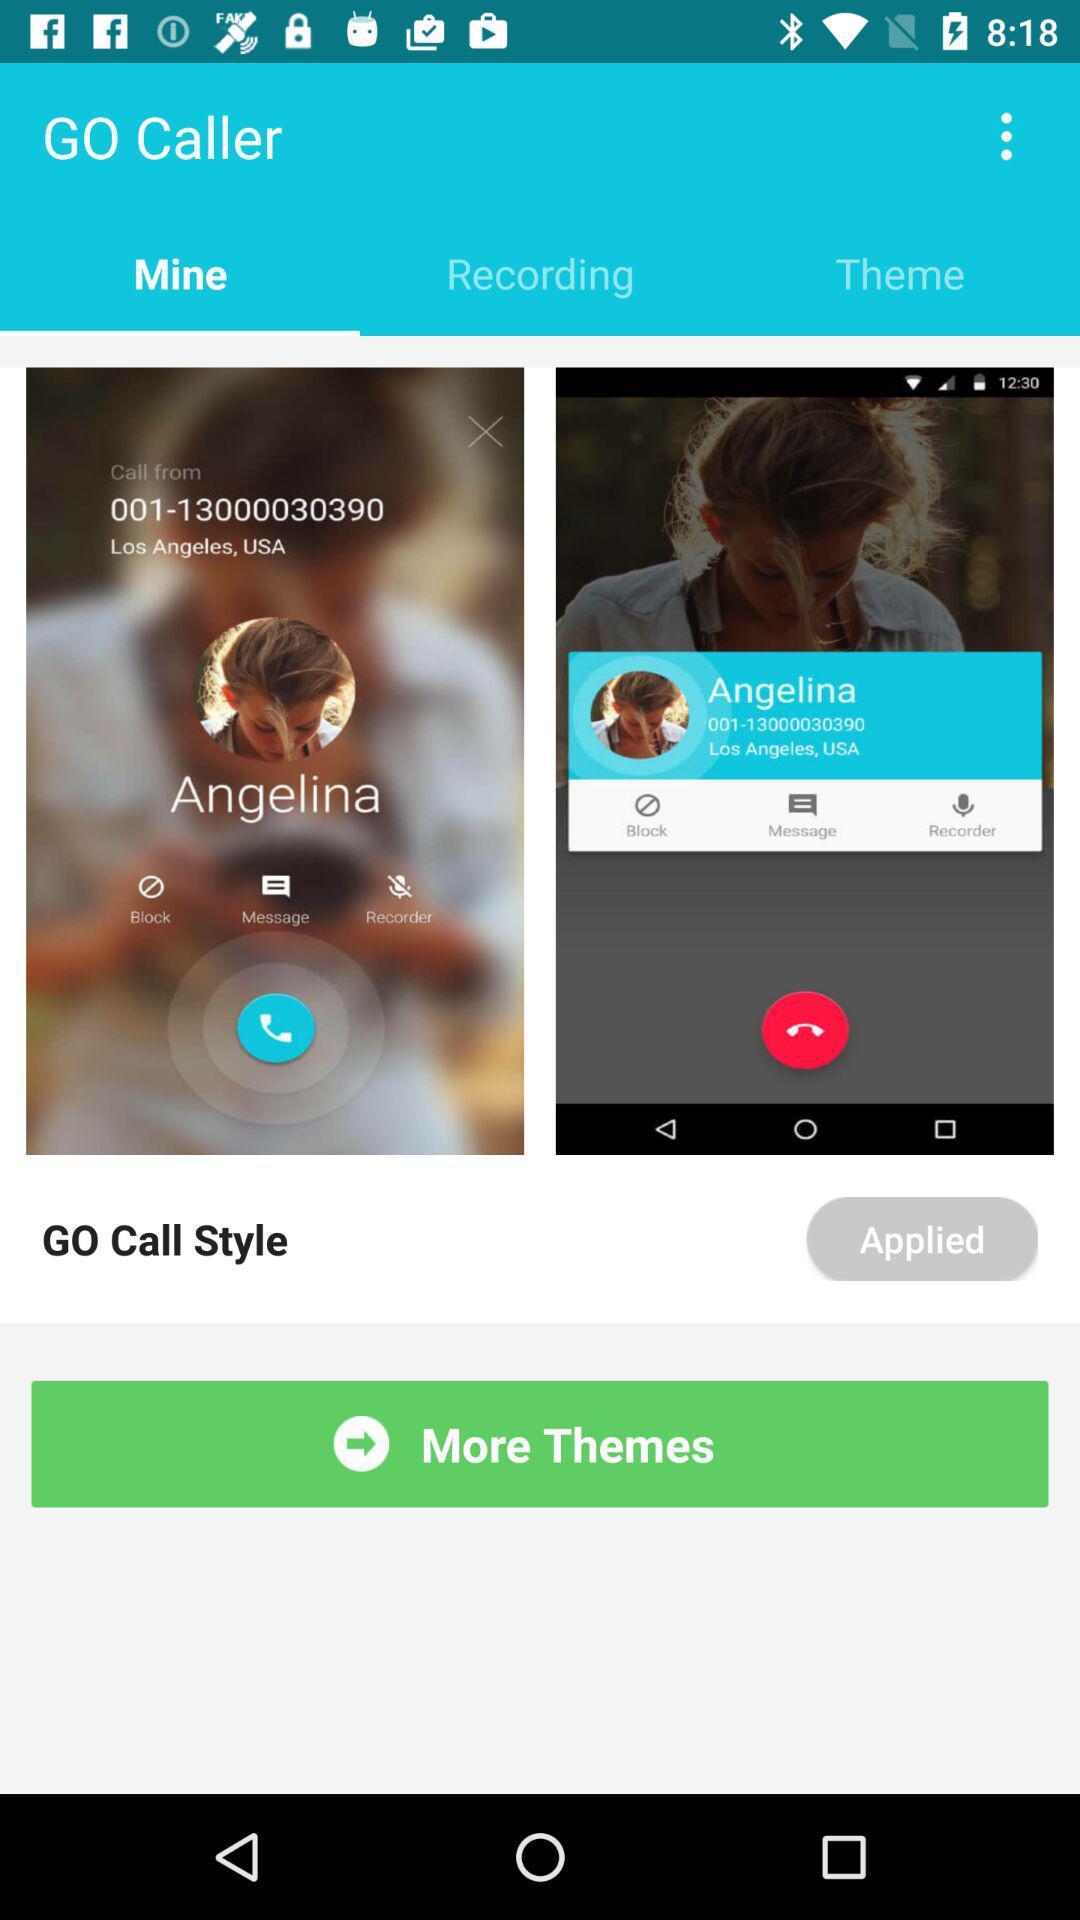 Image resolution: width=1080 pixels, height=1920 pixels. What do you see at coordinates (361, 1443) in the screenshot?
I see `the item to the left of the more themes` at bounding box center [361, 1443].